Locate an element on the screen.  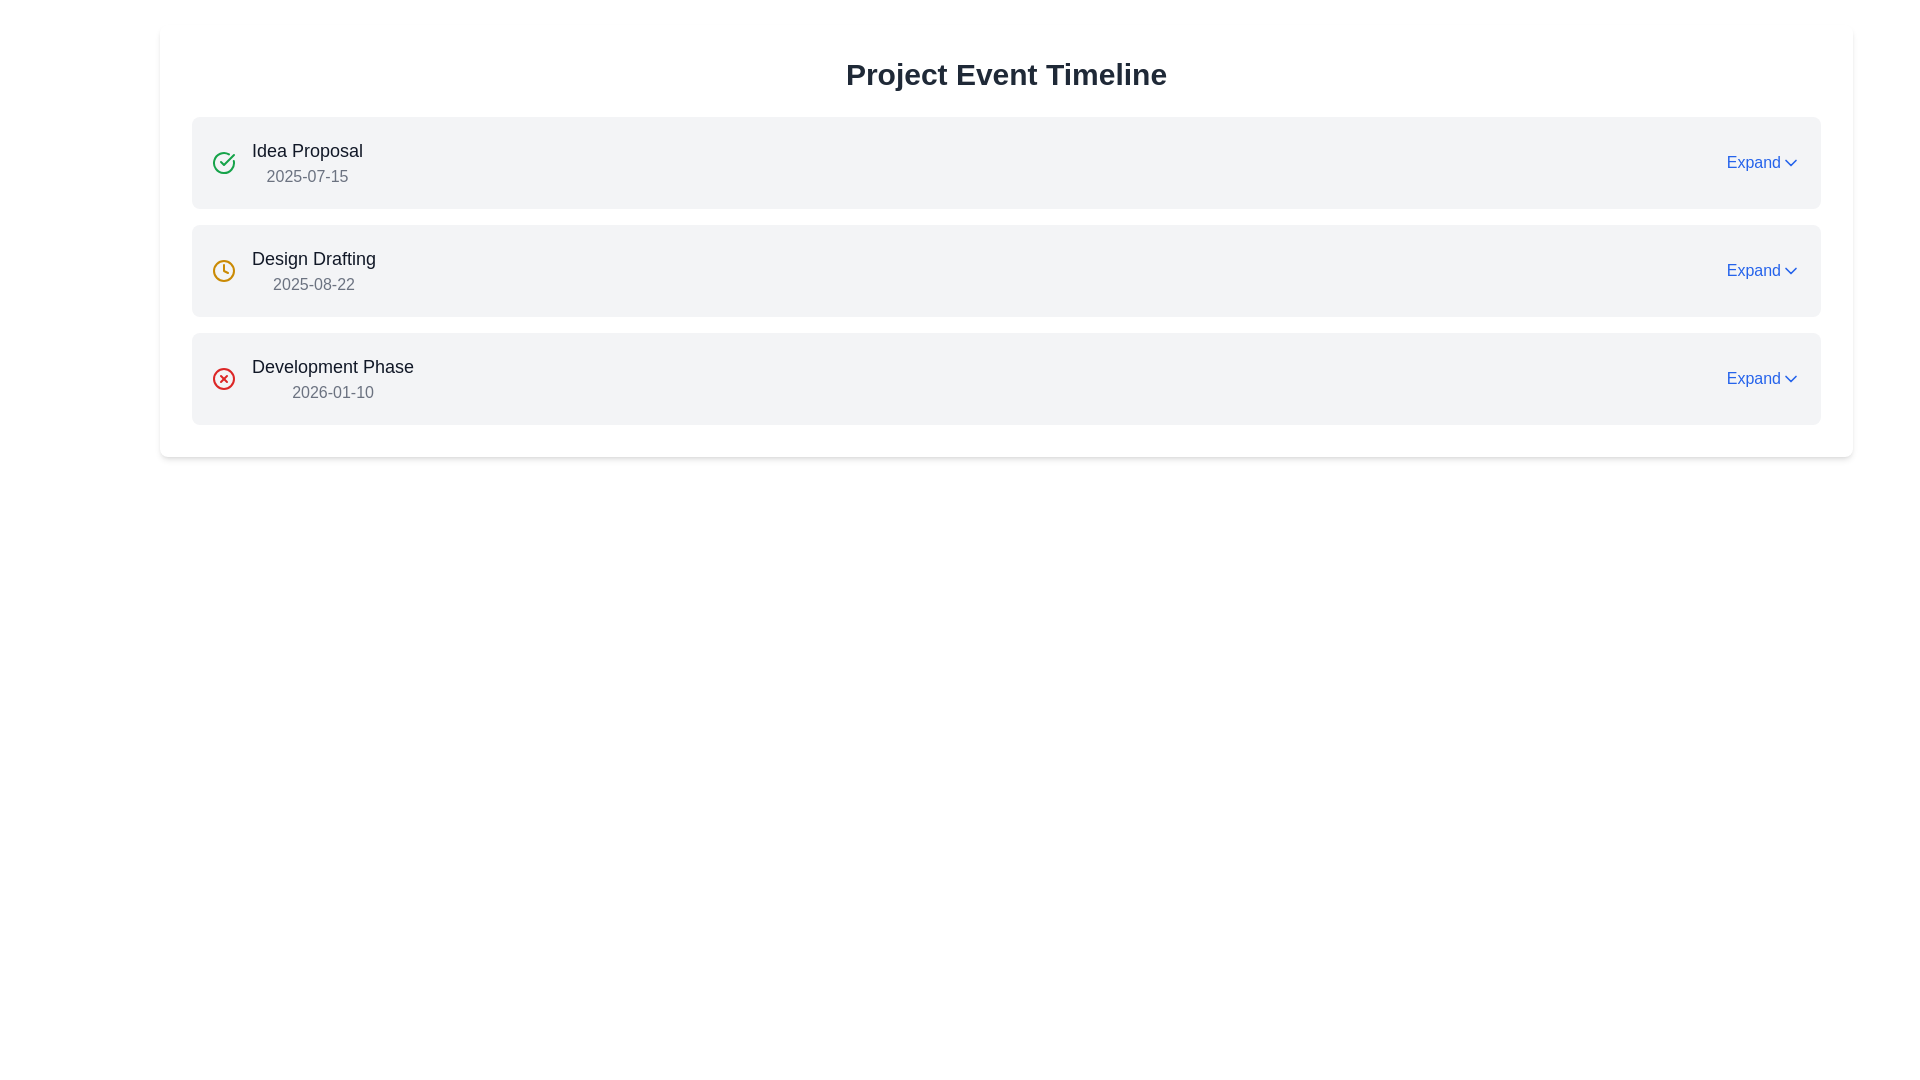
the date indicator text label located under the 'Idea Proposal' heading in the timeline interface is located at coordinates (306, 175).